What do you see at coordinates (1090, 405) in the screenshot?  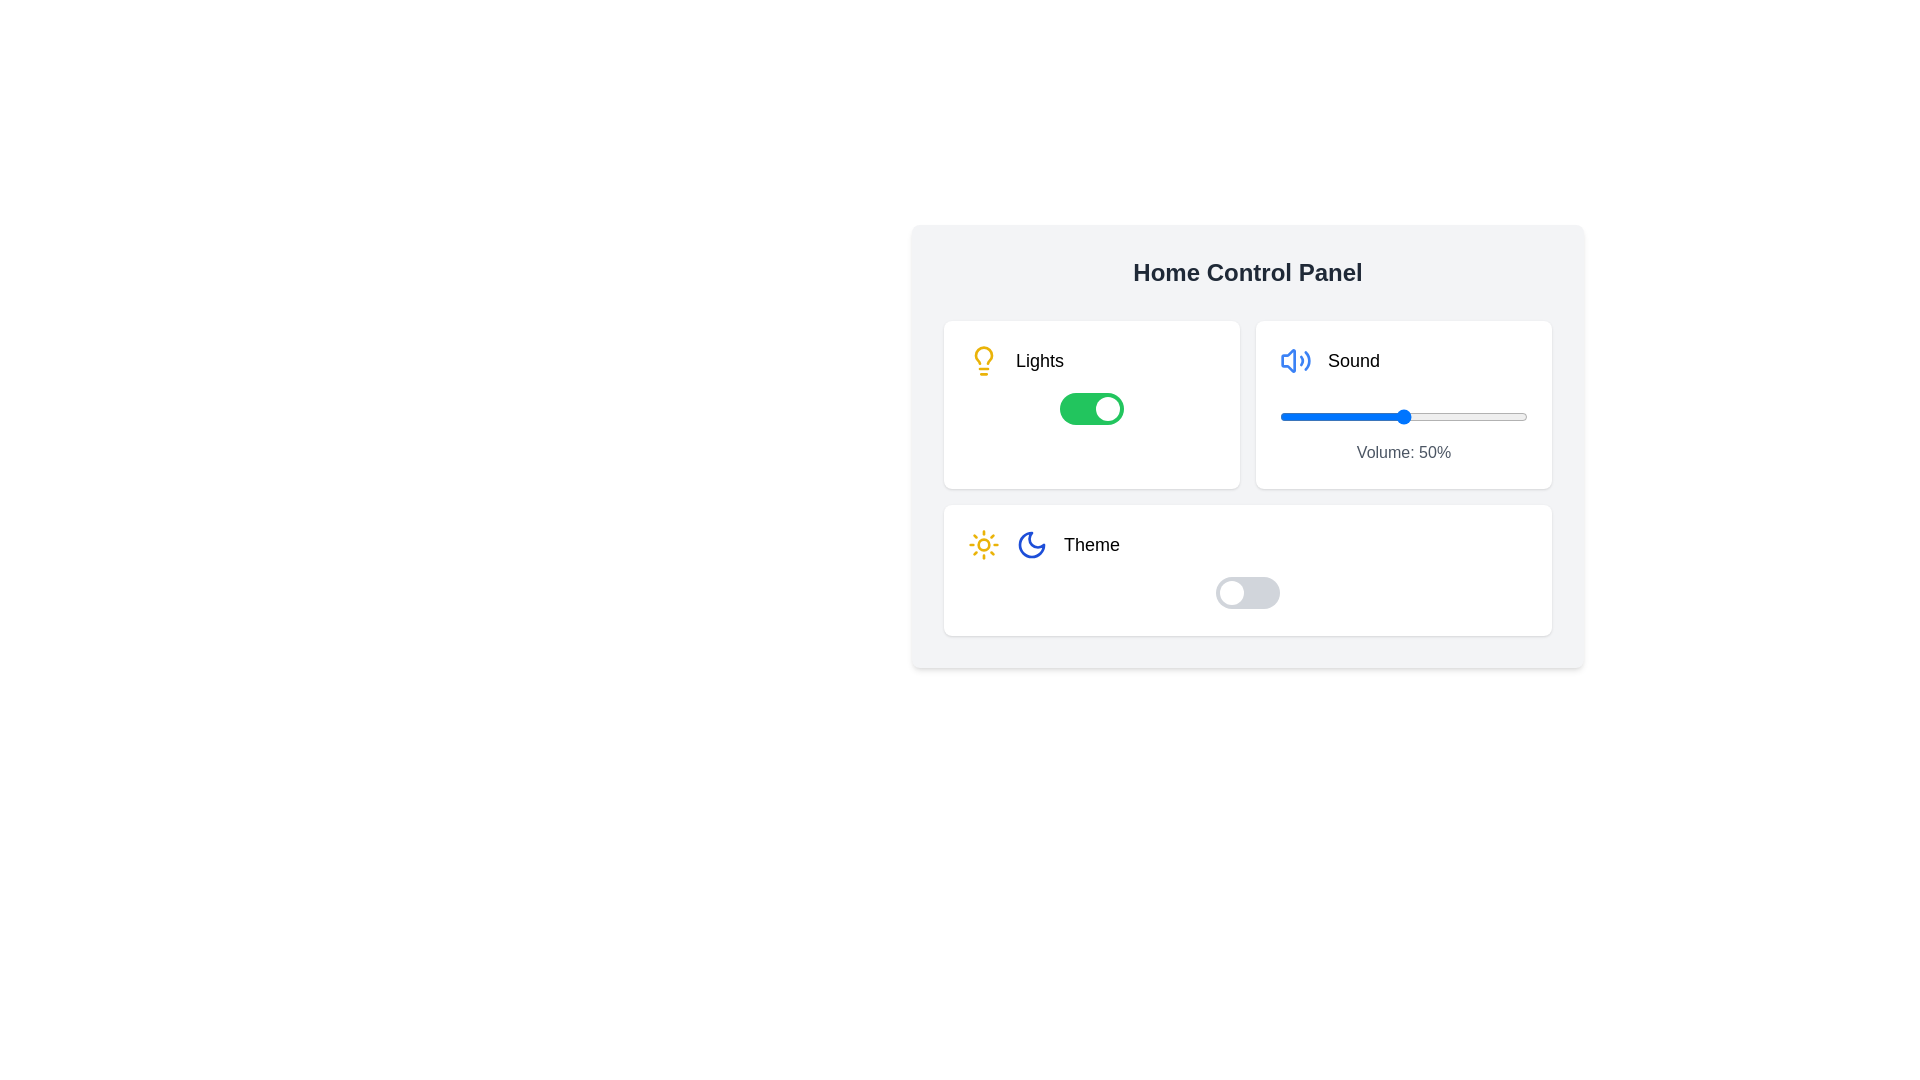 I see `the toggleable card component for 'Lights' in the Home Control Panel` at bounding box center [1090, 405].